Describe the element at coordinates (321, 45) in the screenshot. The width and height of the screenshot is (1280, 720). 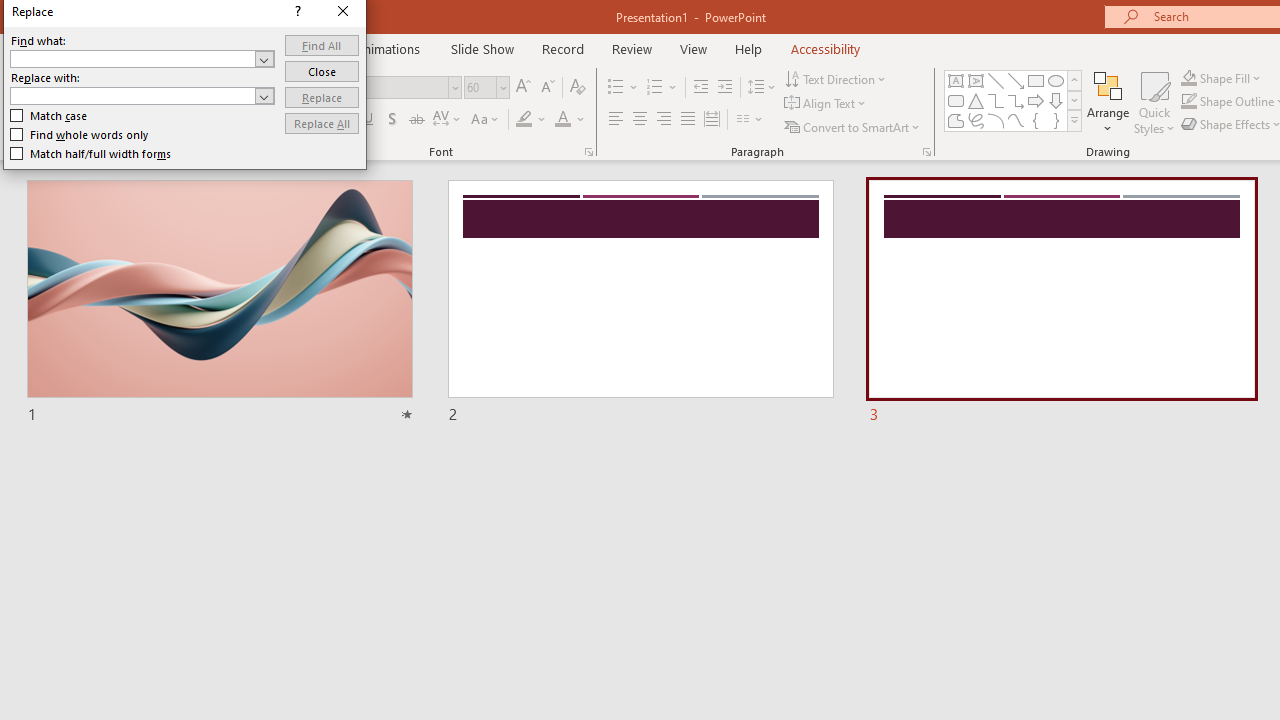
I see `'Find All'` at that location.